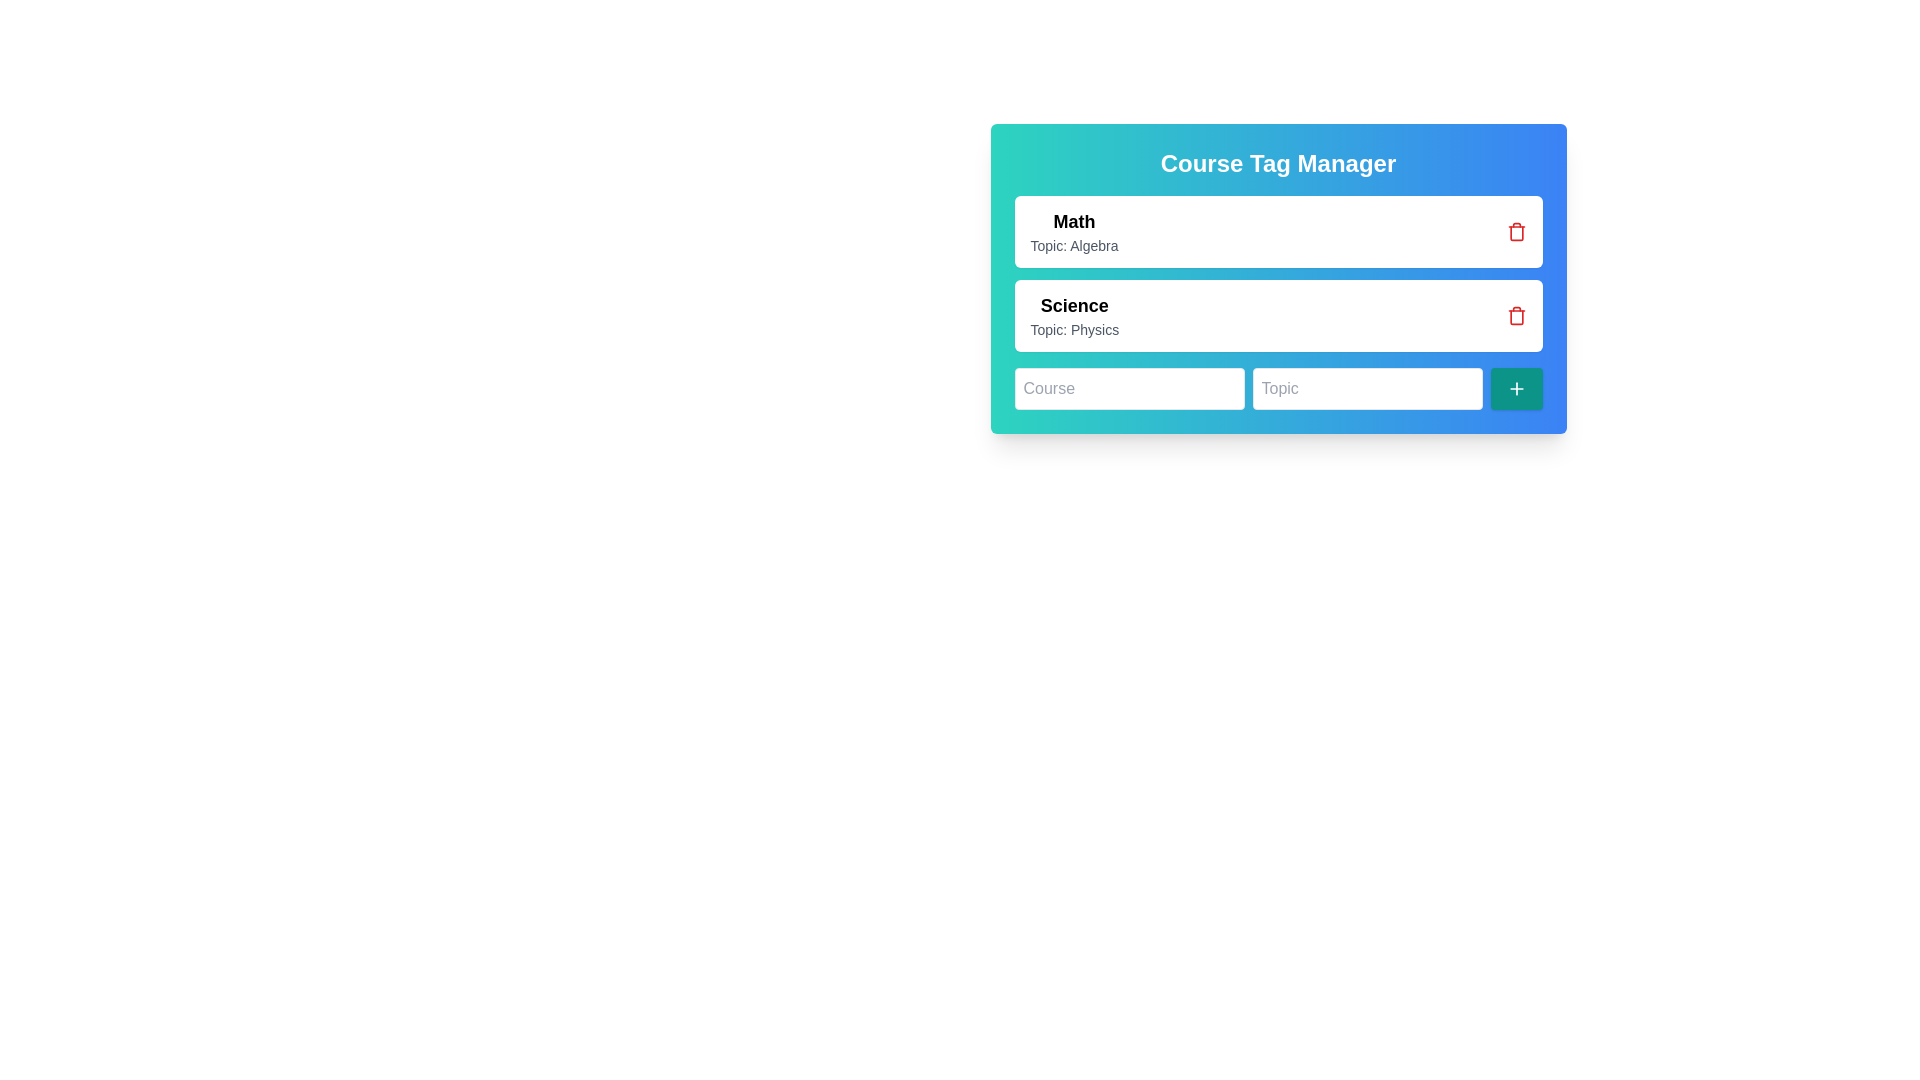 The width and height of the screenshot is (1920, 1080). Describe the element at coordinates (1516, 315) in the screenshot. I see `the delete button icon associated with the entry labeled 'Science Topic: Physics'` at that location.